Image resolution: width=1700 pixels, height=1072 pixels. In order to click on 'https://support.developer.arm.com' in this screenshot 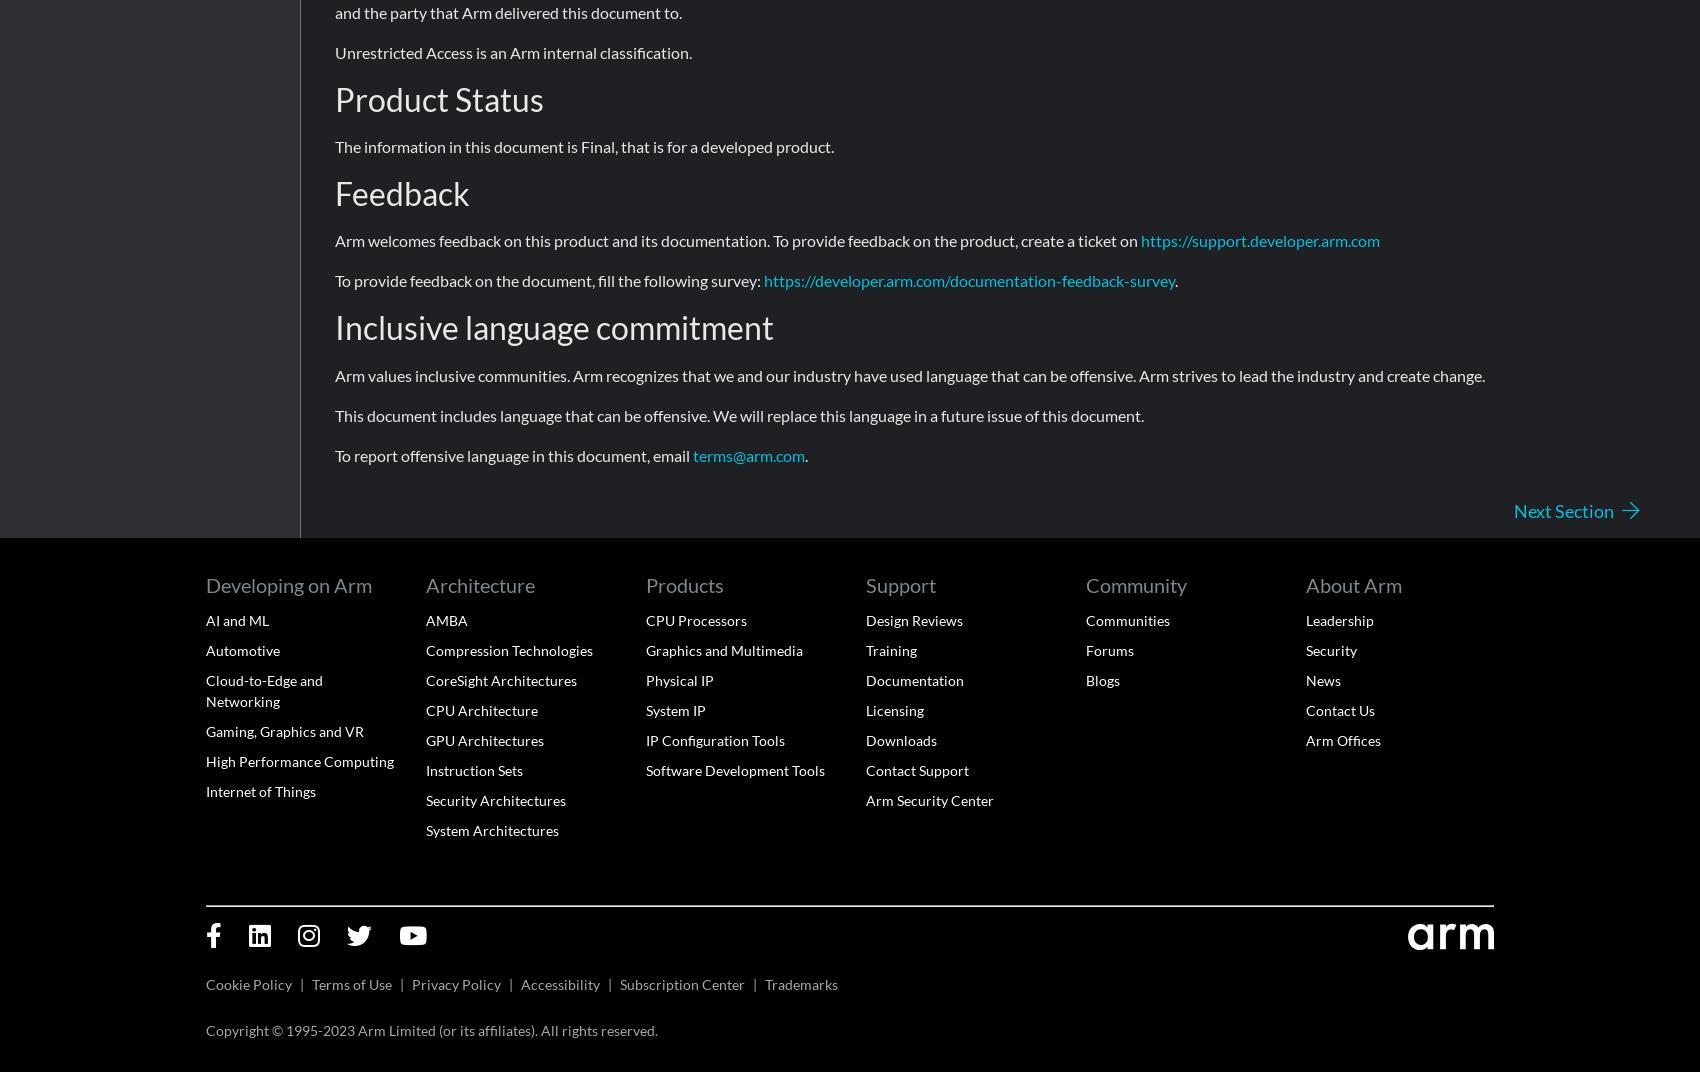, I will do `click(1259, 240)`.